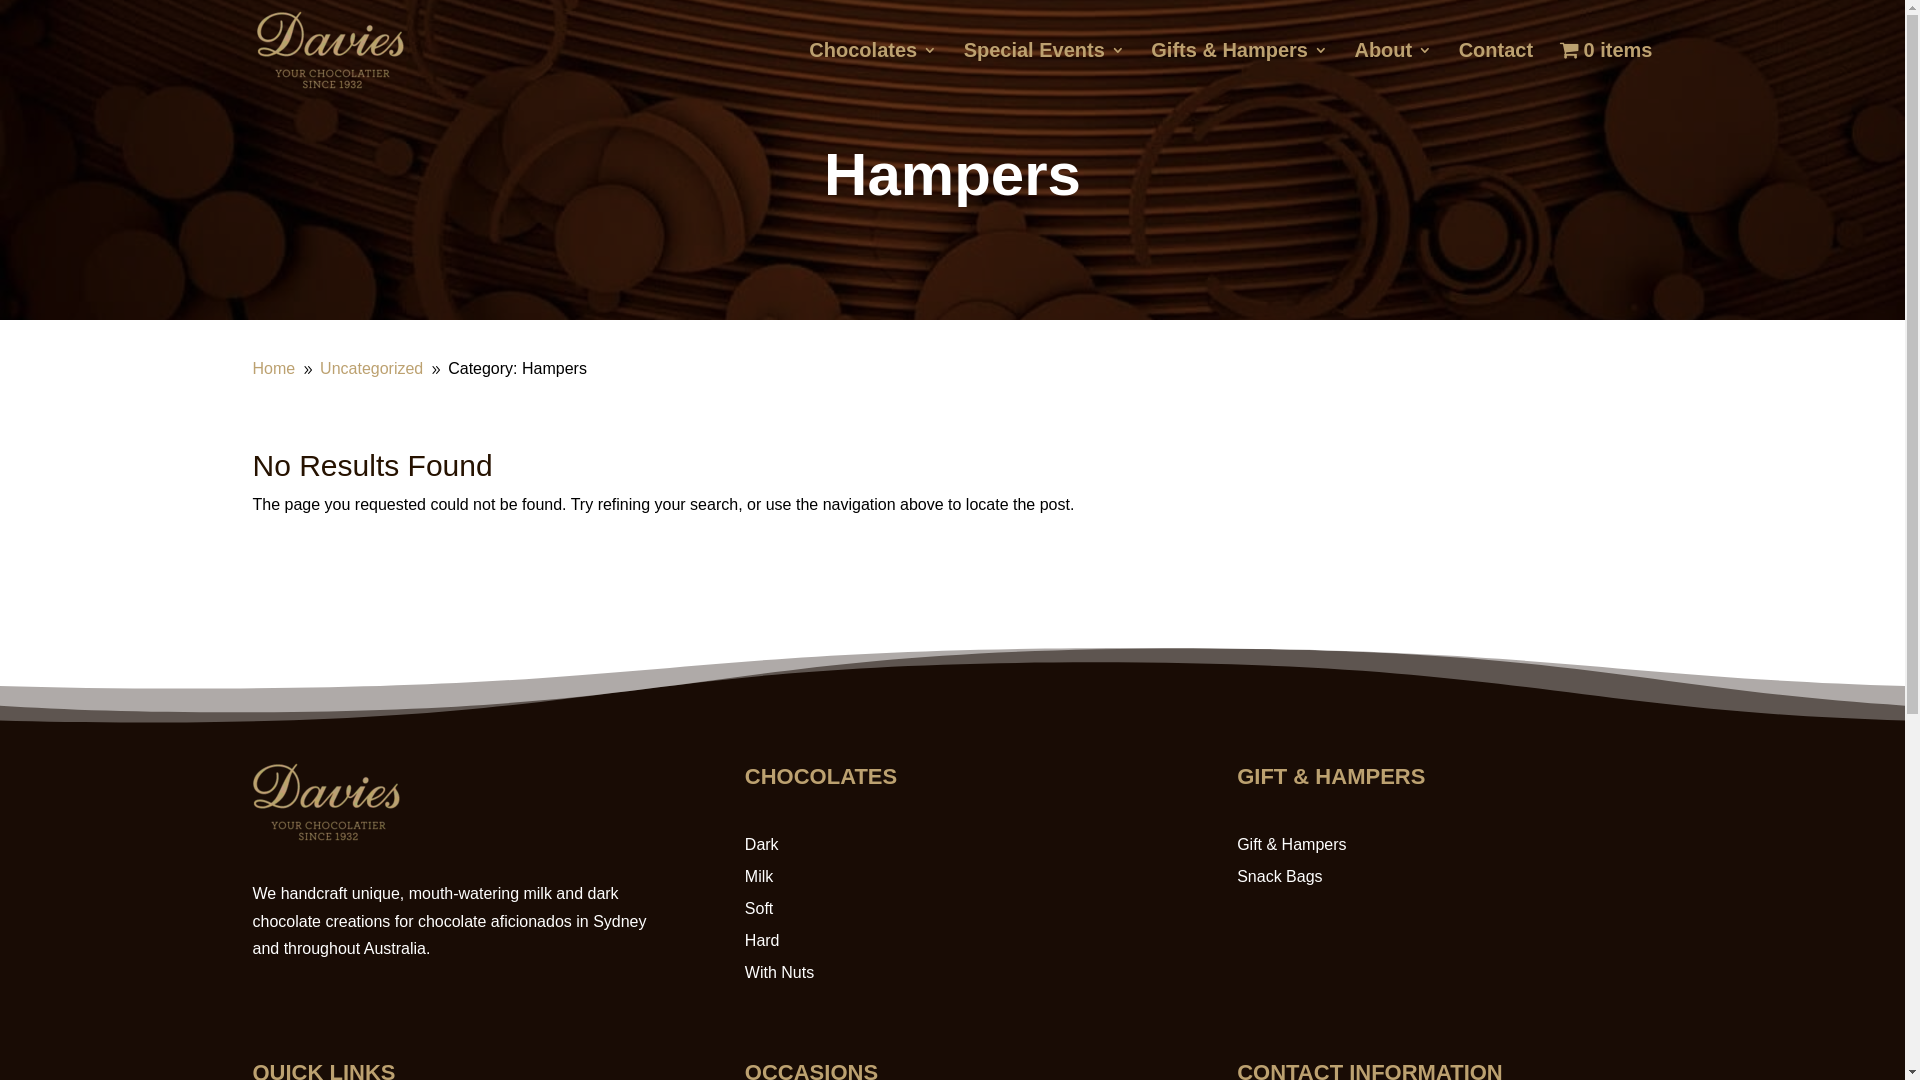 This screenshot has width=1920, height=1080. Describe the element at coordinates (371, 368) in the screenshot. I see `'Uncategorized'` at that location.